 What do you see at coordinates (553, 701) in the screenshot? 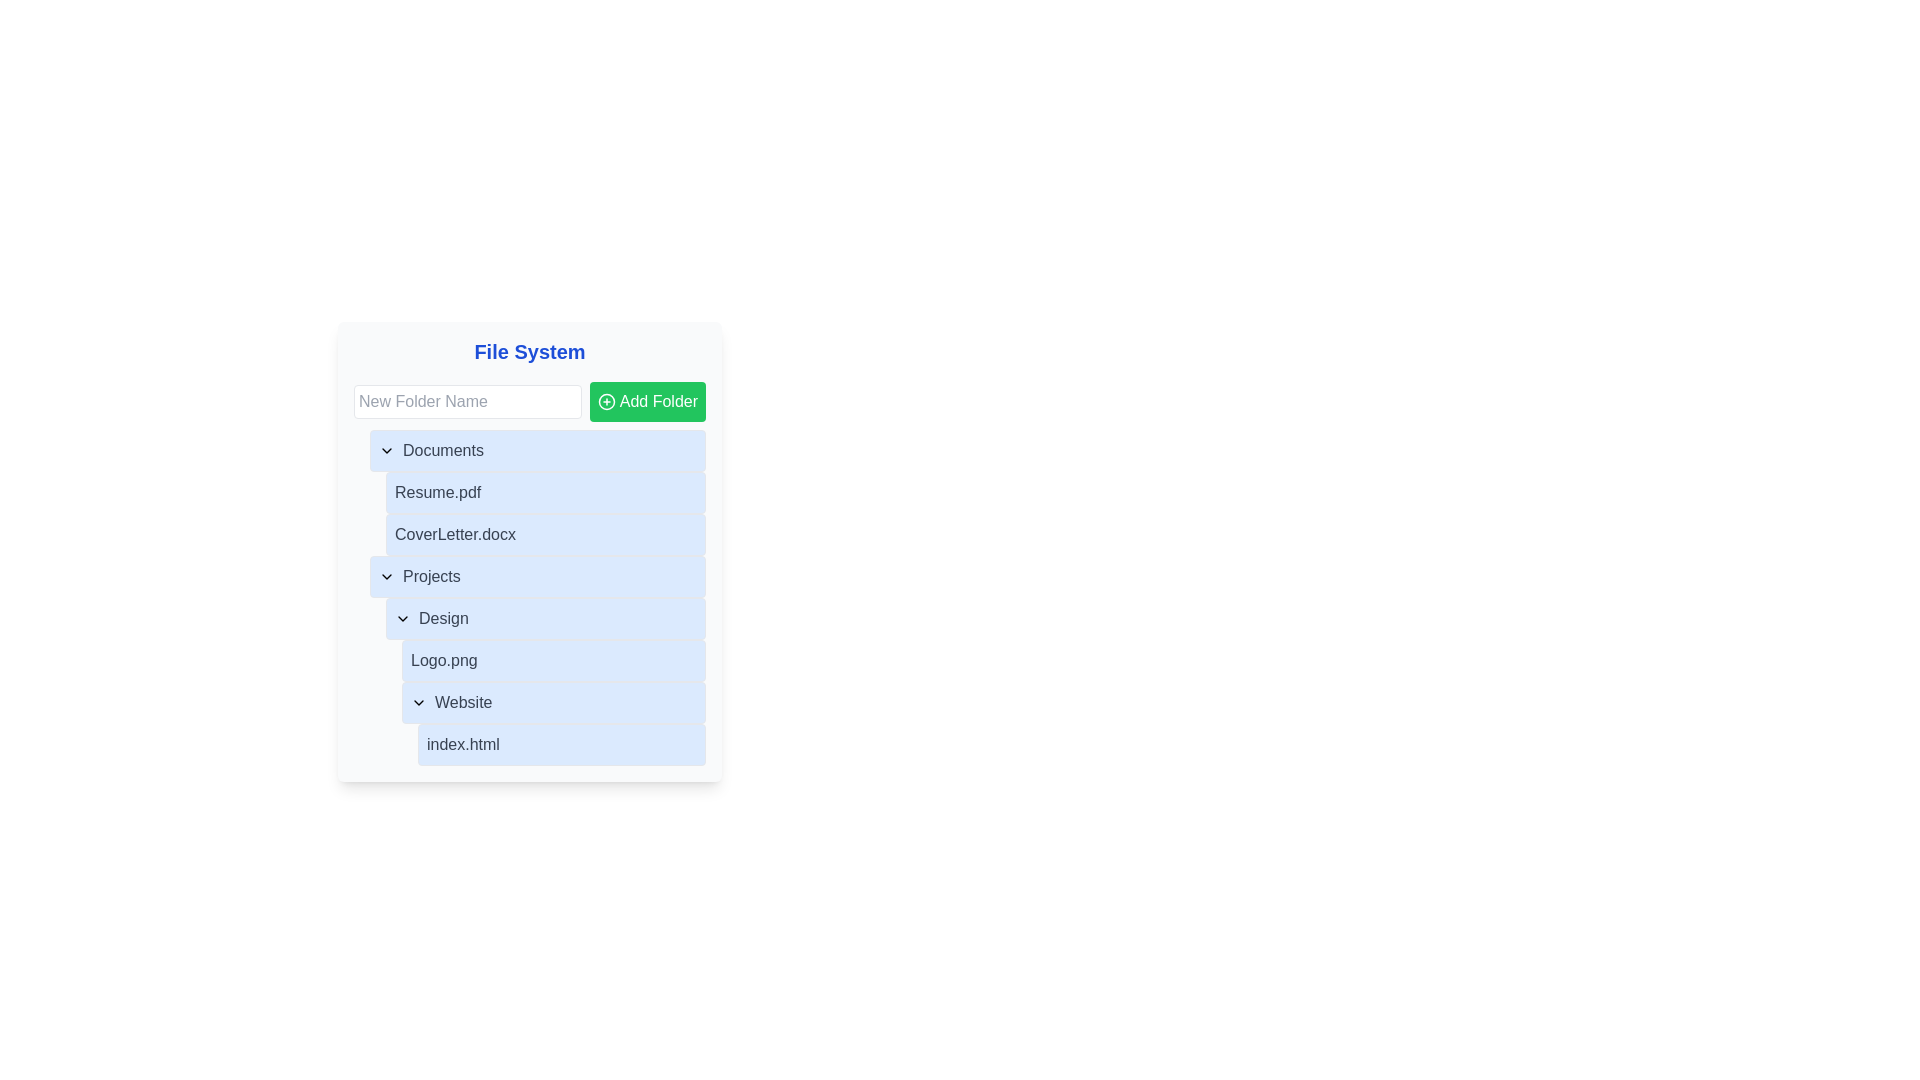
I see `the Collapsible Menu Trigger located in the Projects section` at bounding box center [553, 701].